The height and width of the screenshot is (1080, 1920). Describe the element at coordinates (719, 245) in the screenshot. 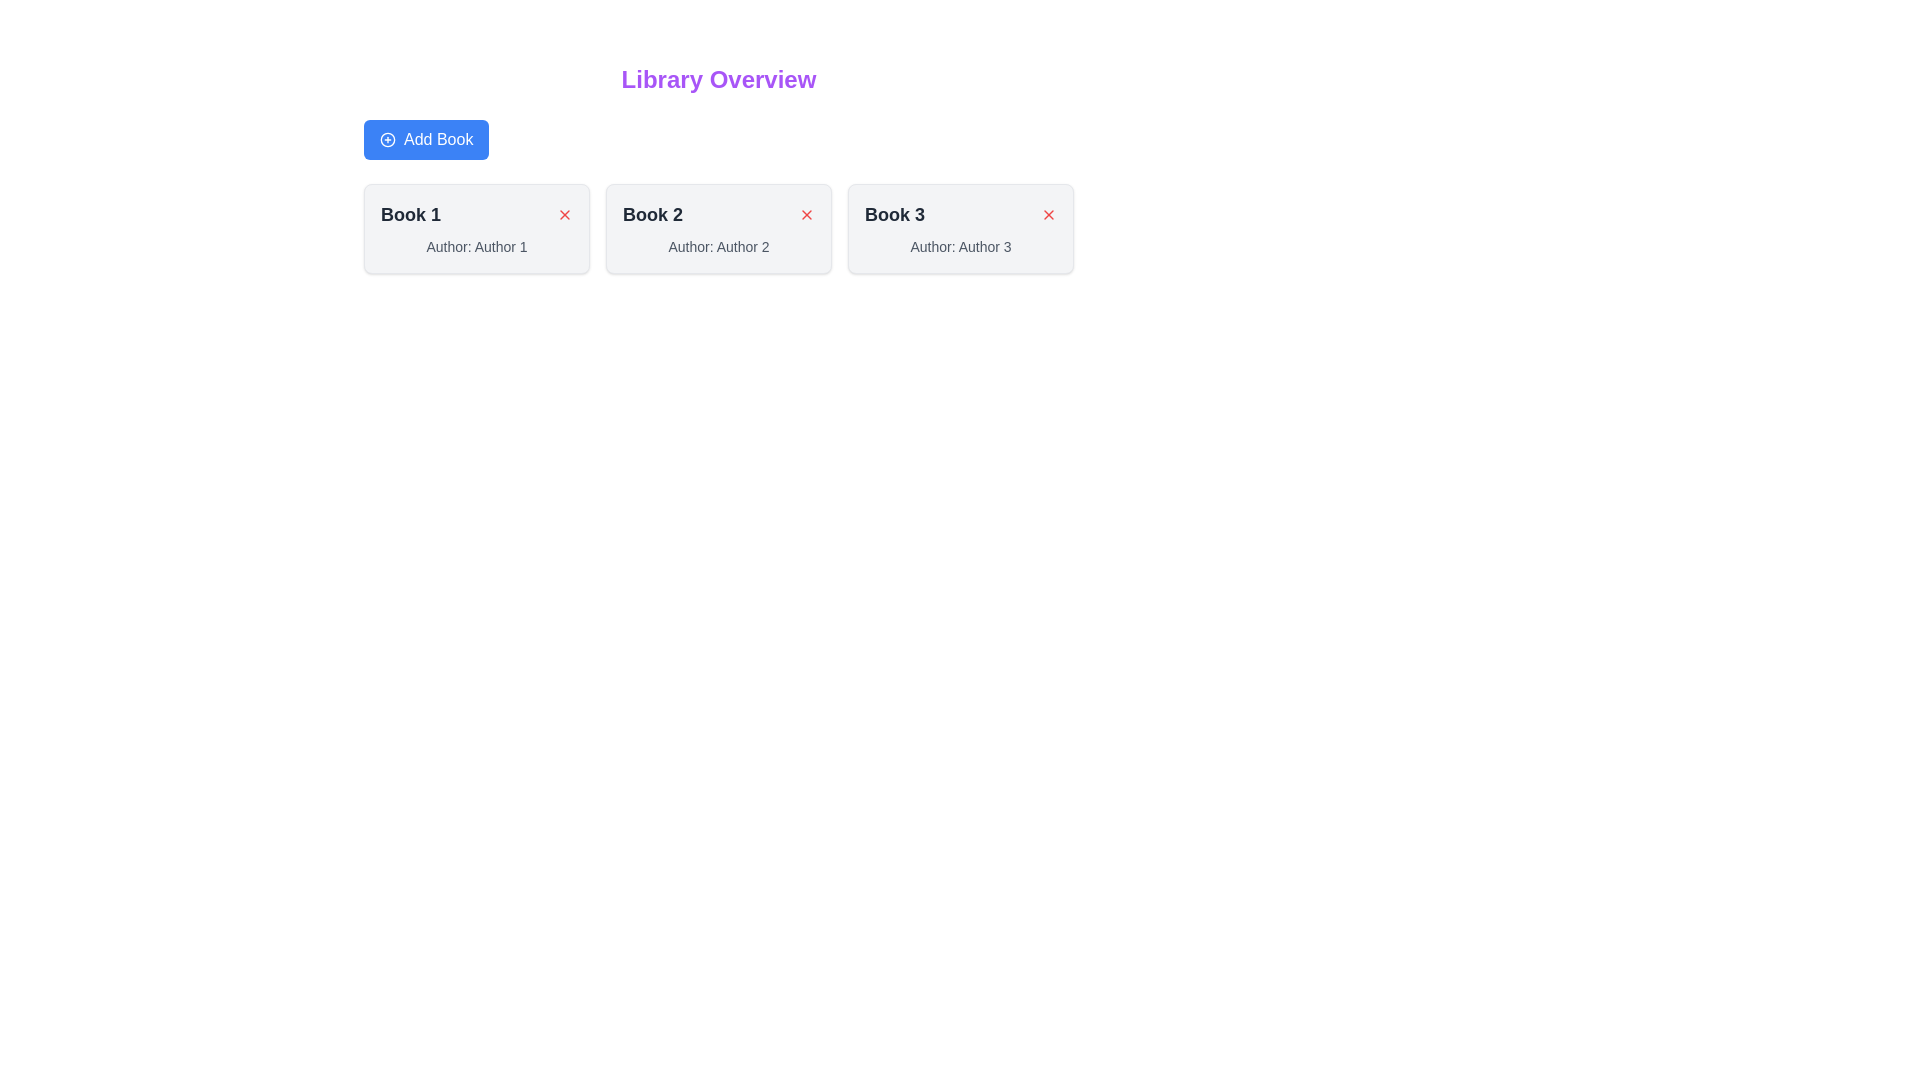

I see `the static text display showing the author's name for 'Book 2', located in the second card below the title` at that location.